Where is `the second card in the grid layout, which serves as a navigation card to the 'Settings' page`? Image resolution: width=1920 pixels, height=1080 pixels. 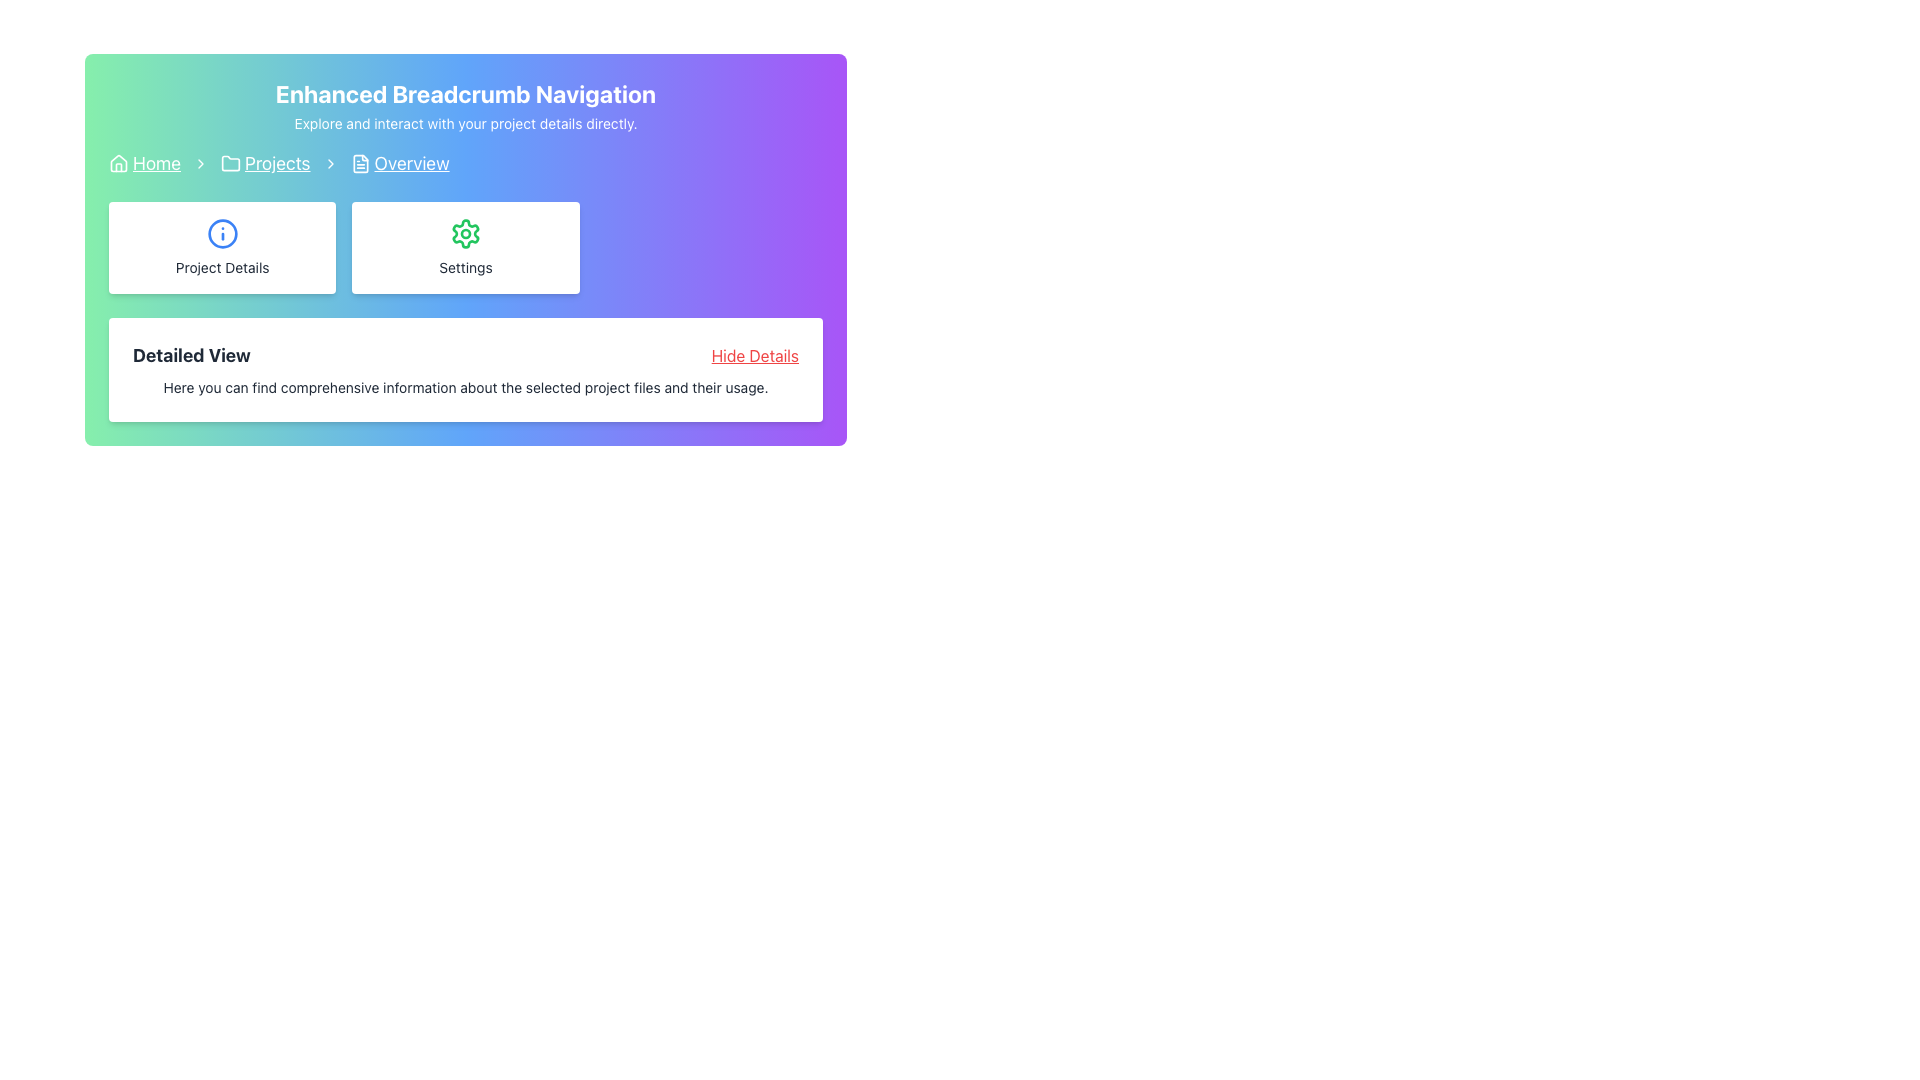 the second card in the grid layout, which serves as a navigation card to the 'Settings' page is located at coordinates (464, 246).